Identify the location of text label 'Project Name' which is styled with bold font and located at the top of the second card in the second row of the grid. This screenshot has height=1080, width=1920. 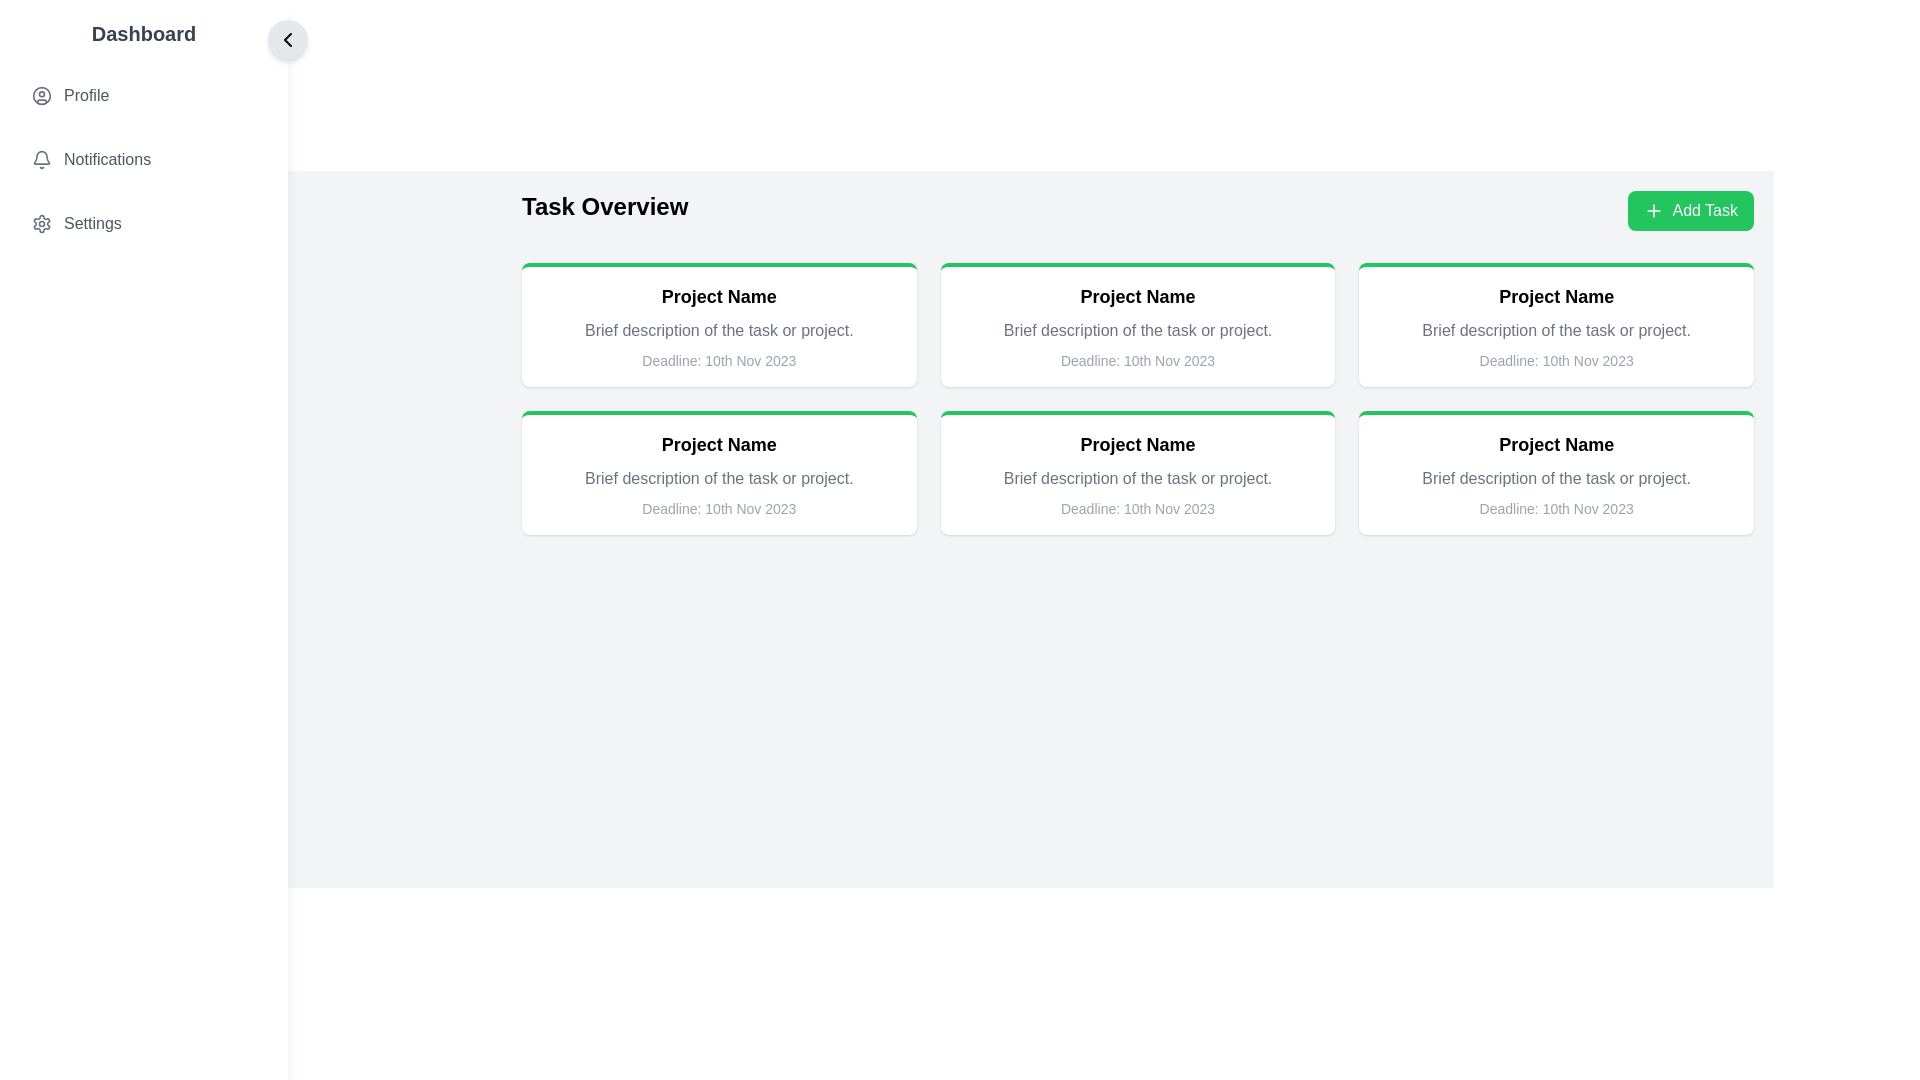
(1555, 443).